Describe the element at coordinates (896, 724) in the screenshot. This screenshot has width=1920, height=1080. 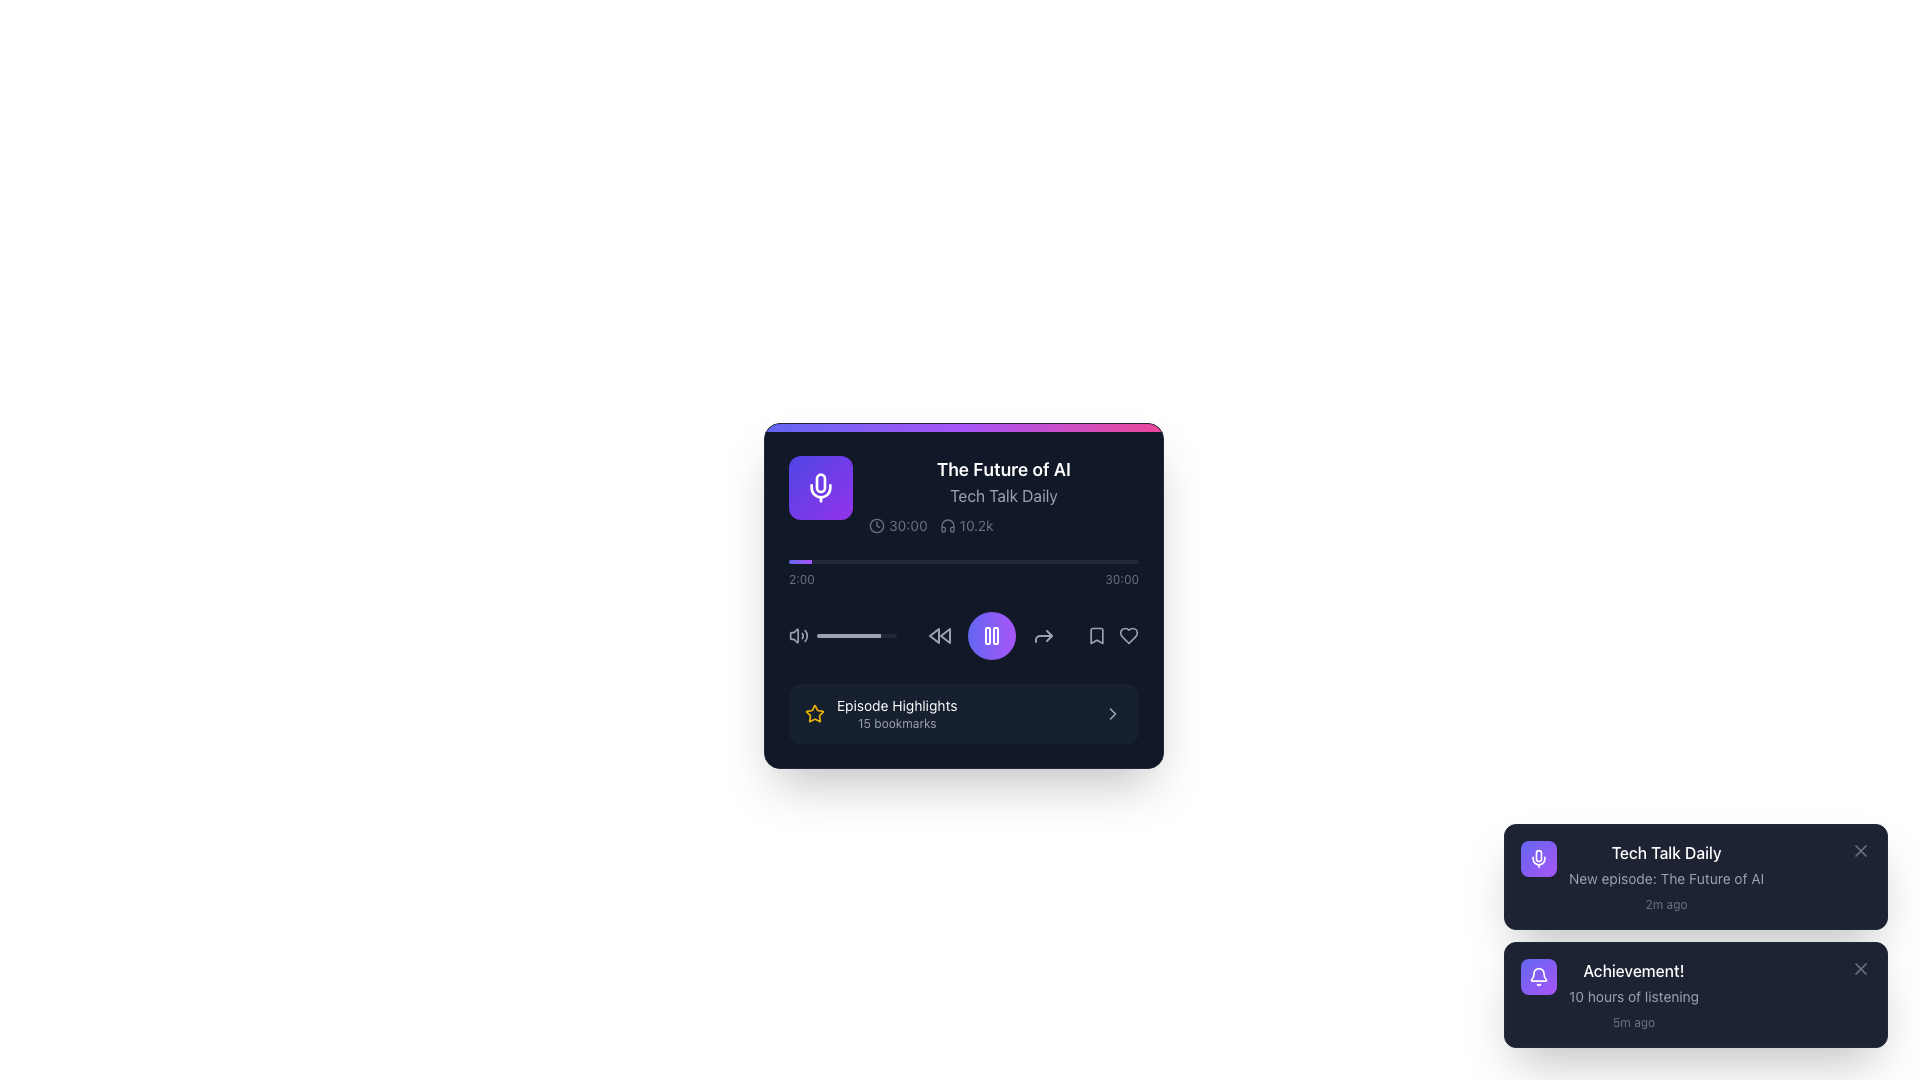
I see `the text label indicating the number of bookmarks ('15') associated with 'Episode Highlights', positioned below the main title in a card interface` at that location.